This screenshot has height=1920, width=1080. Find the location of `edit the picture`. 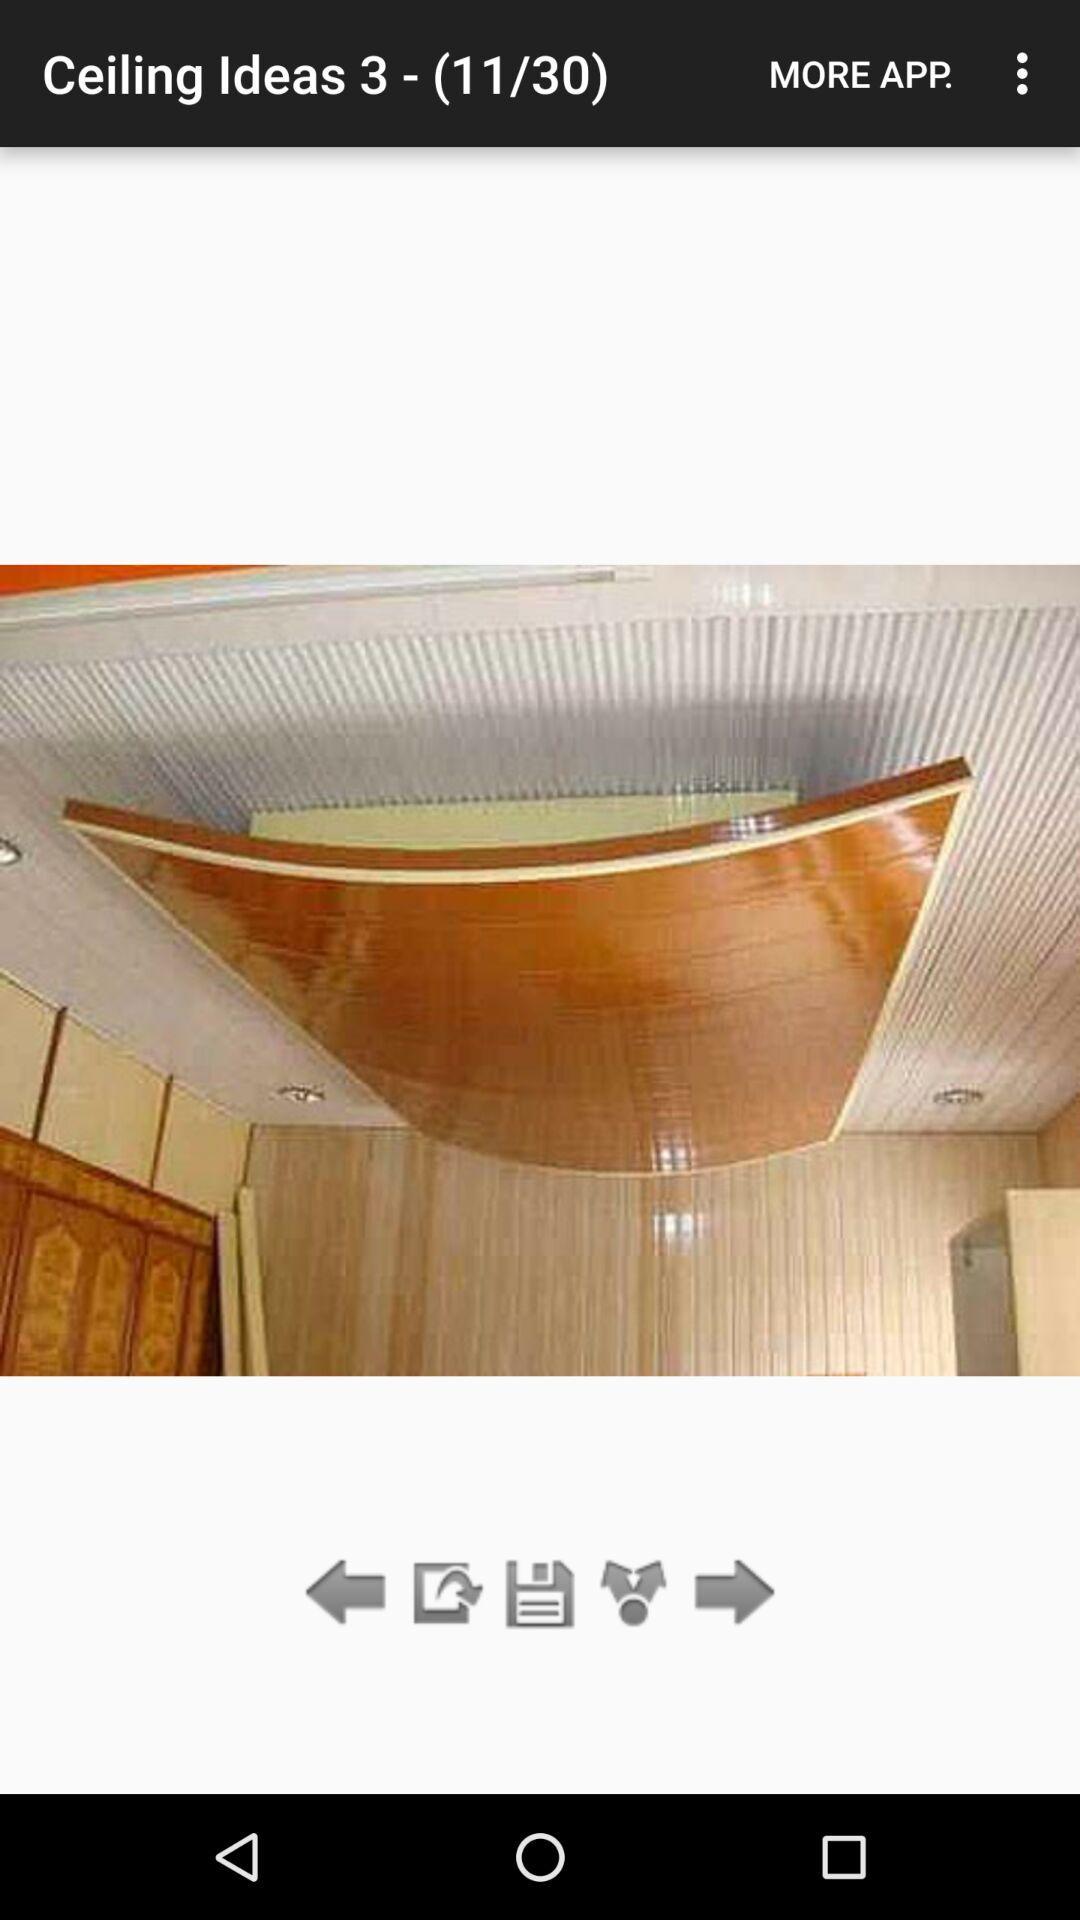

edit the picture is located at coordinates (444, 1593).